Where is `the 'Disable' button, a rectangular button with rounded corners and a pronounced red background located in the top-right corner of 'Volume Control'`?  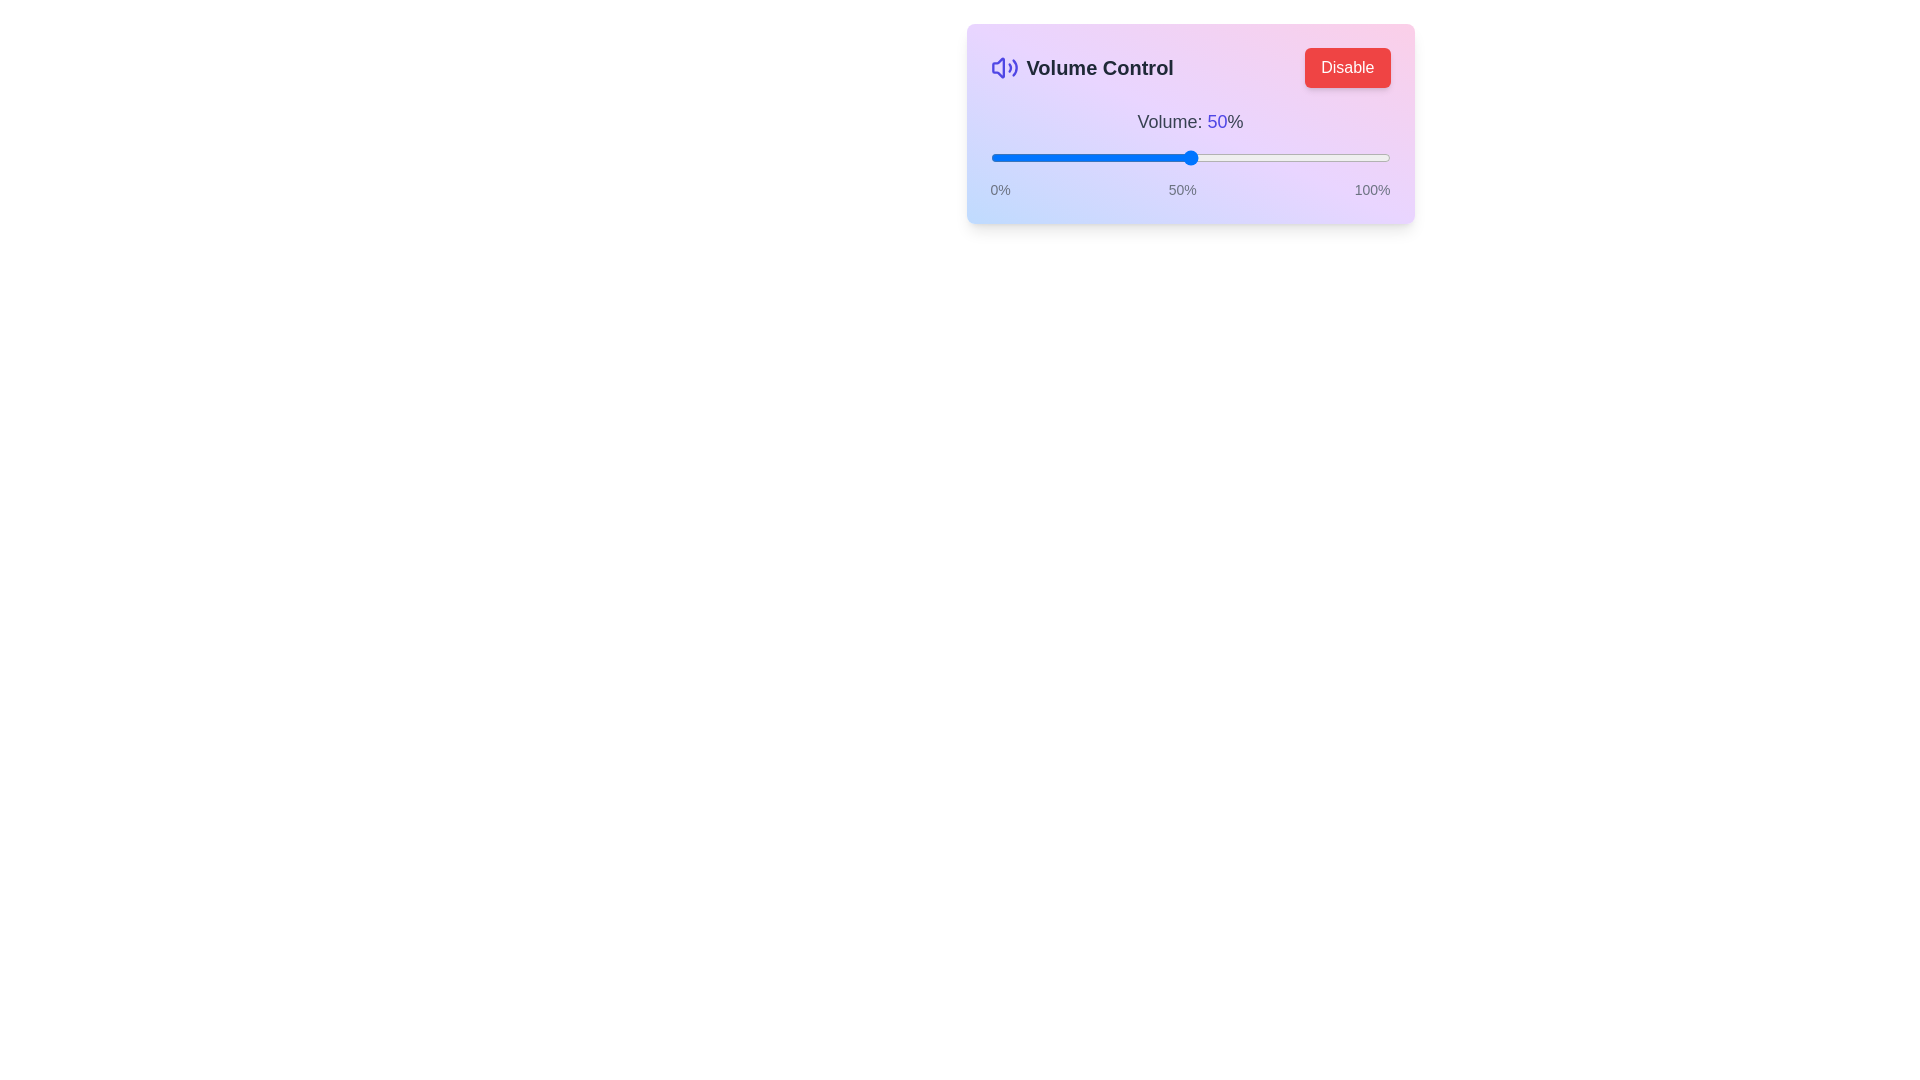
the 'Disable' button, a rectangular button with rounded corners and a pronounced red background located in the top-right corner of 'Volume Control' is located at coordinates (1347, 67).